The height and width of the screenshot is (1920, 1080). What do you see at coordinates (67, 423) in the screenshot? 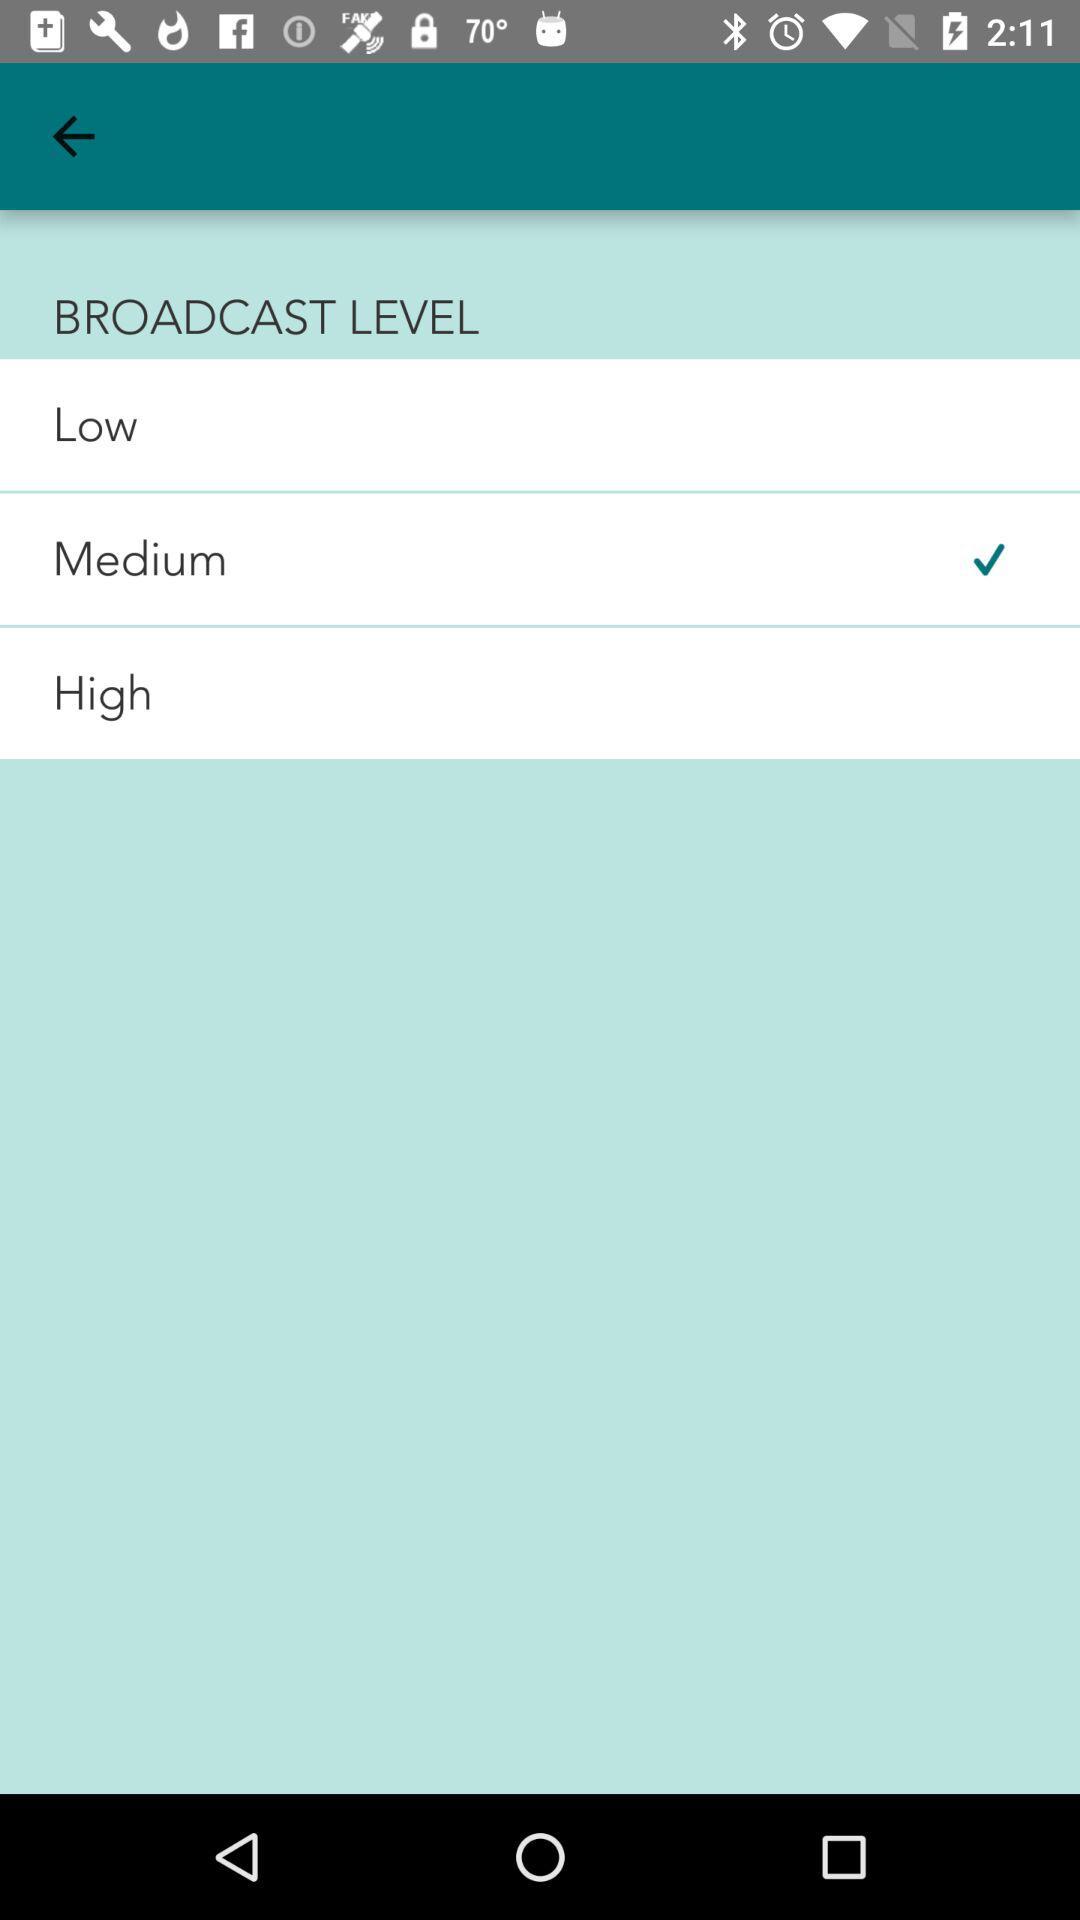
I see `the low icon` at bounding box center [67, 423].